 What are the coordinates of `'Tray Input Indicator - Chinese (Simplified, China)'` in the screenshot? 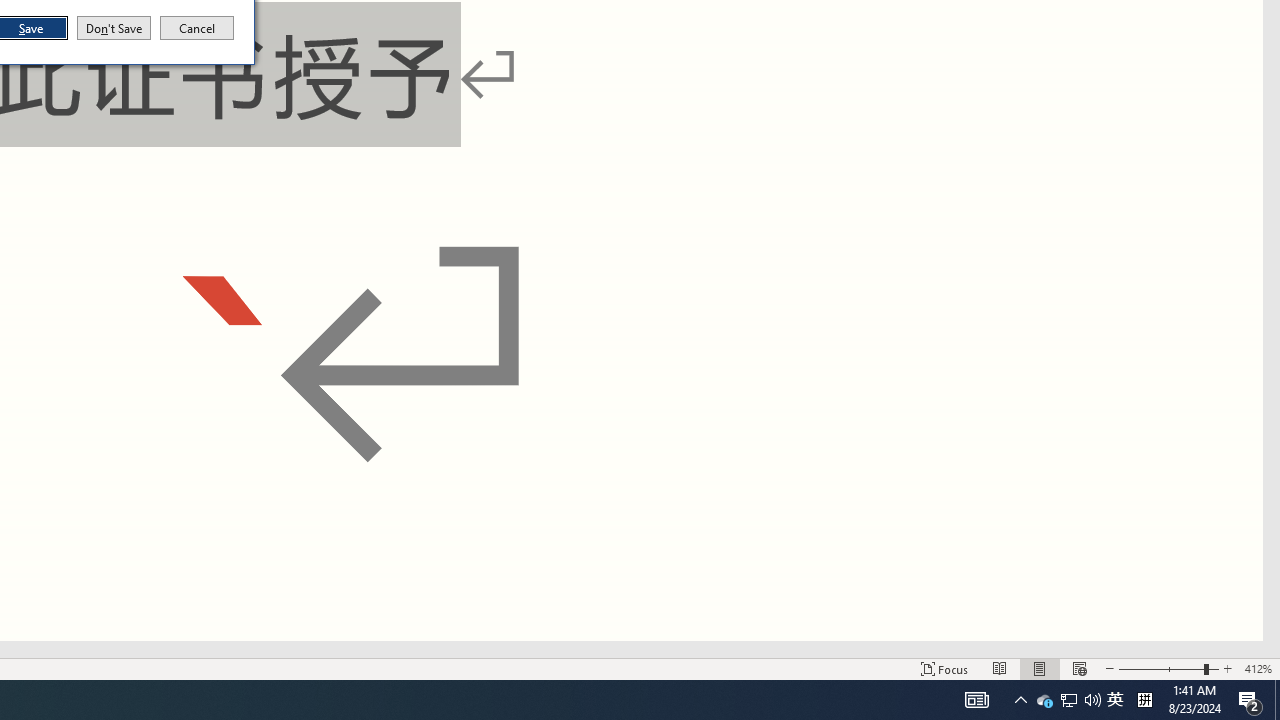 It's located at (1144, 698).